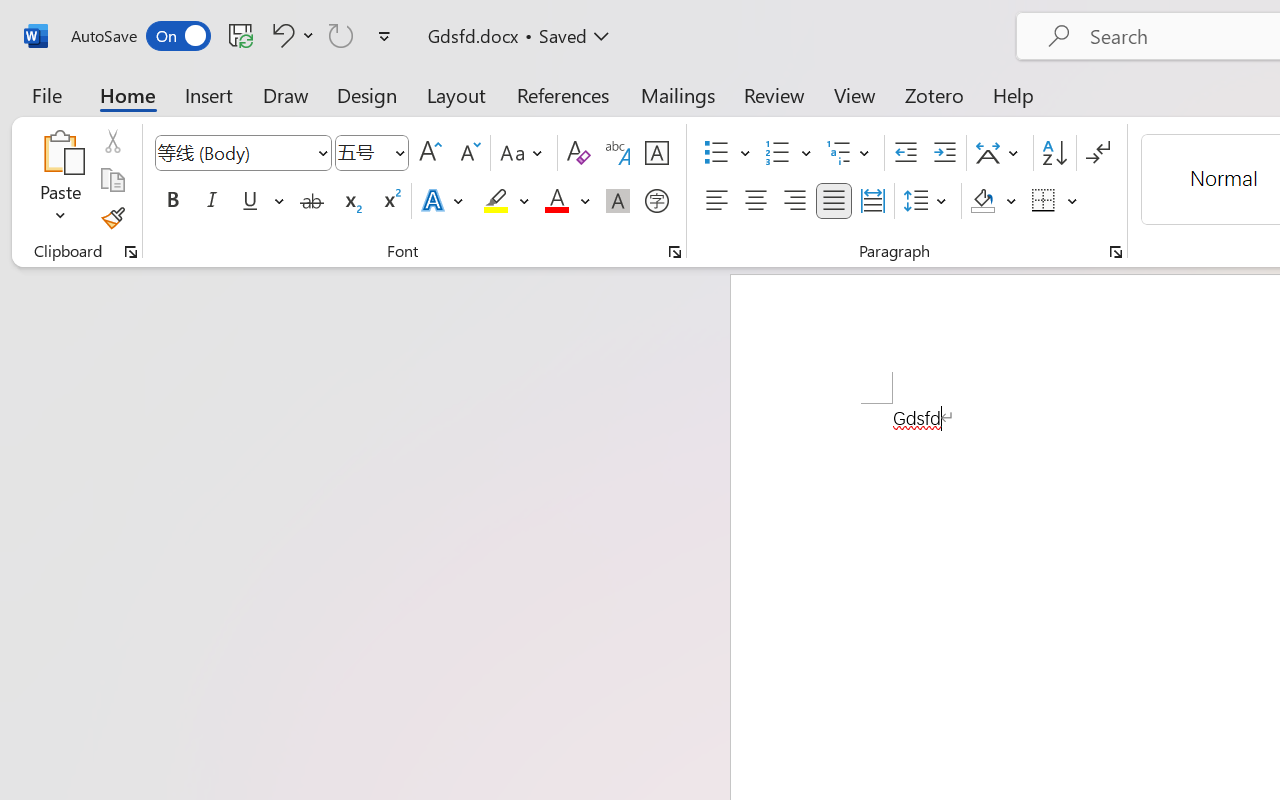  I want to click on 'Text Effects and Typography', so click(443, 201).